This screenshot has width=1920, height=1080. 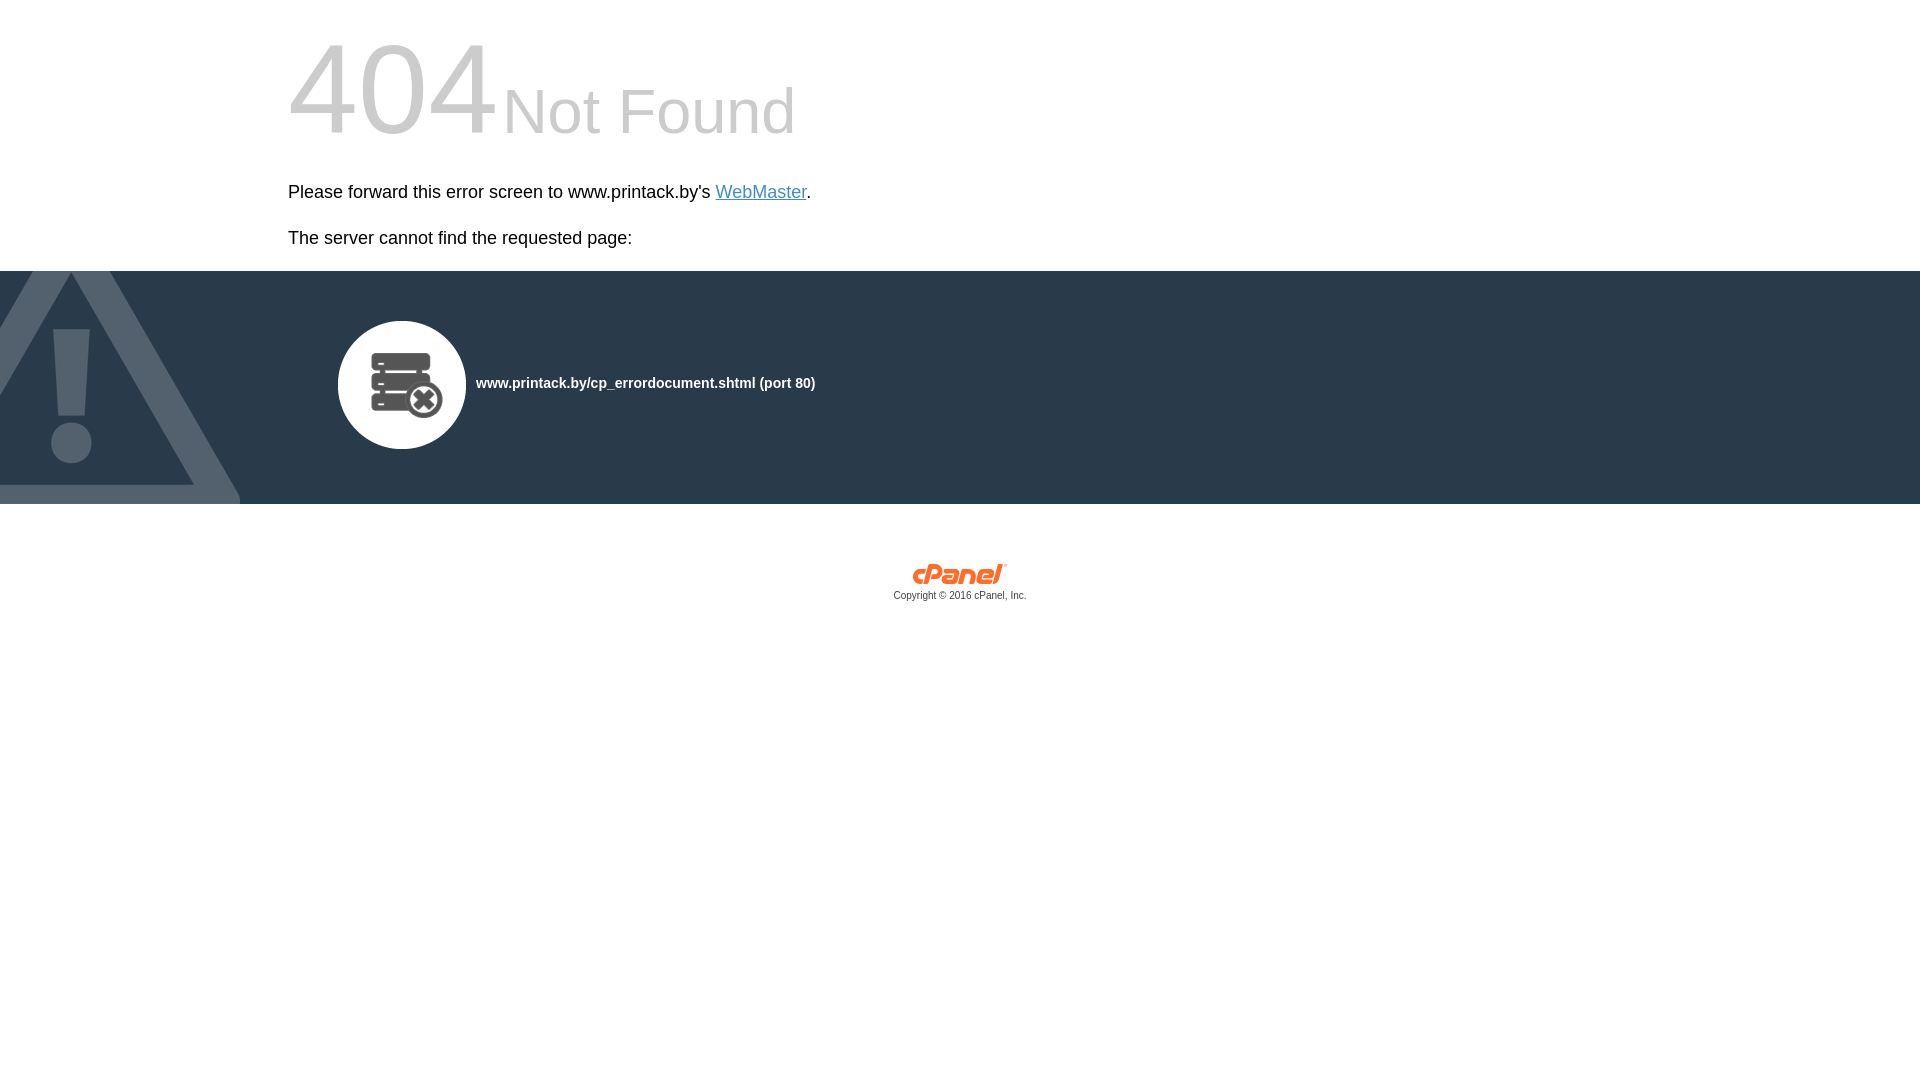 I want to click on 'WebMaster', so click(x=760, y=192).